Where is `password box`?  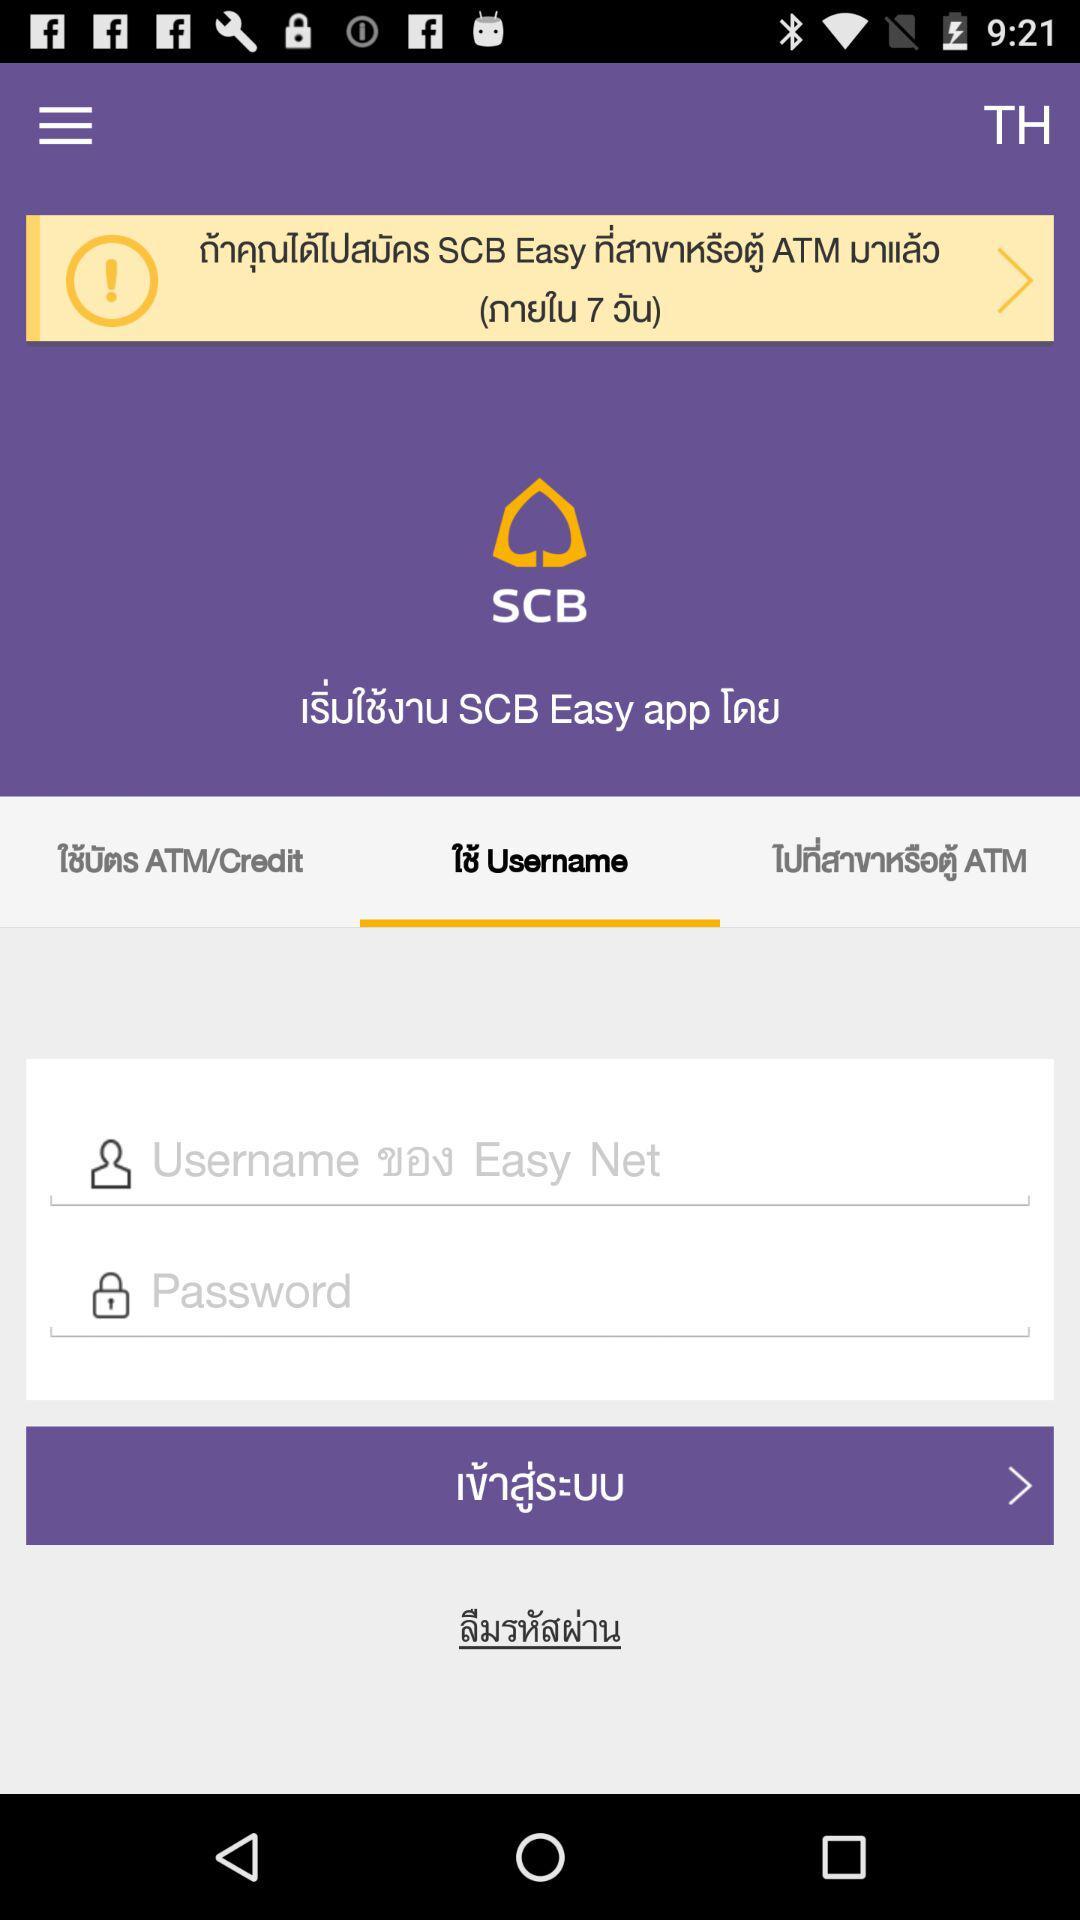
password box is located at coordinates (579, 1294).